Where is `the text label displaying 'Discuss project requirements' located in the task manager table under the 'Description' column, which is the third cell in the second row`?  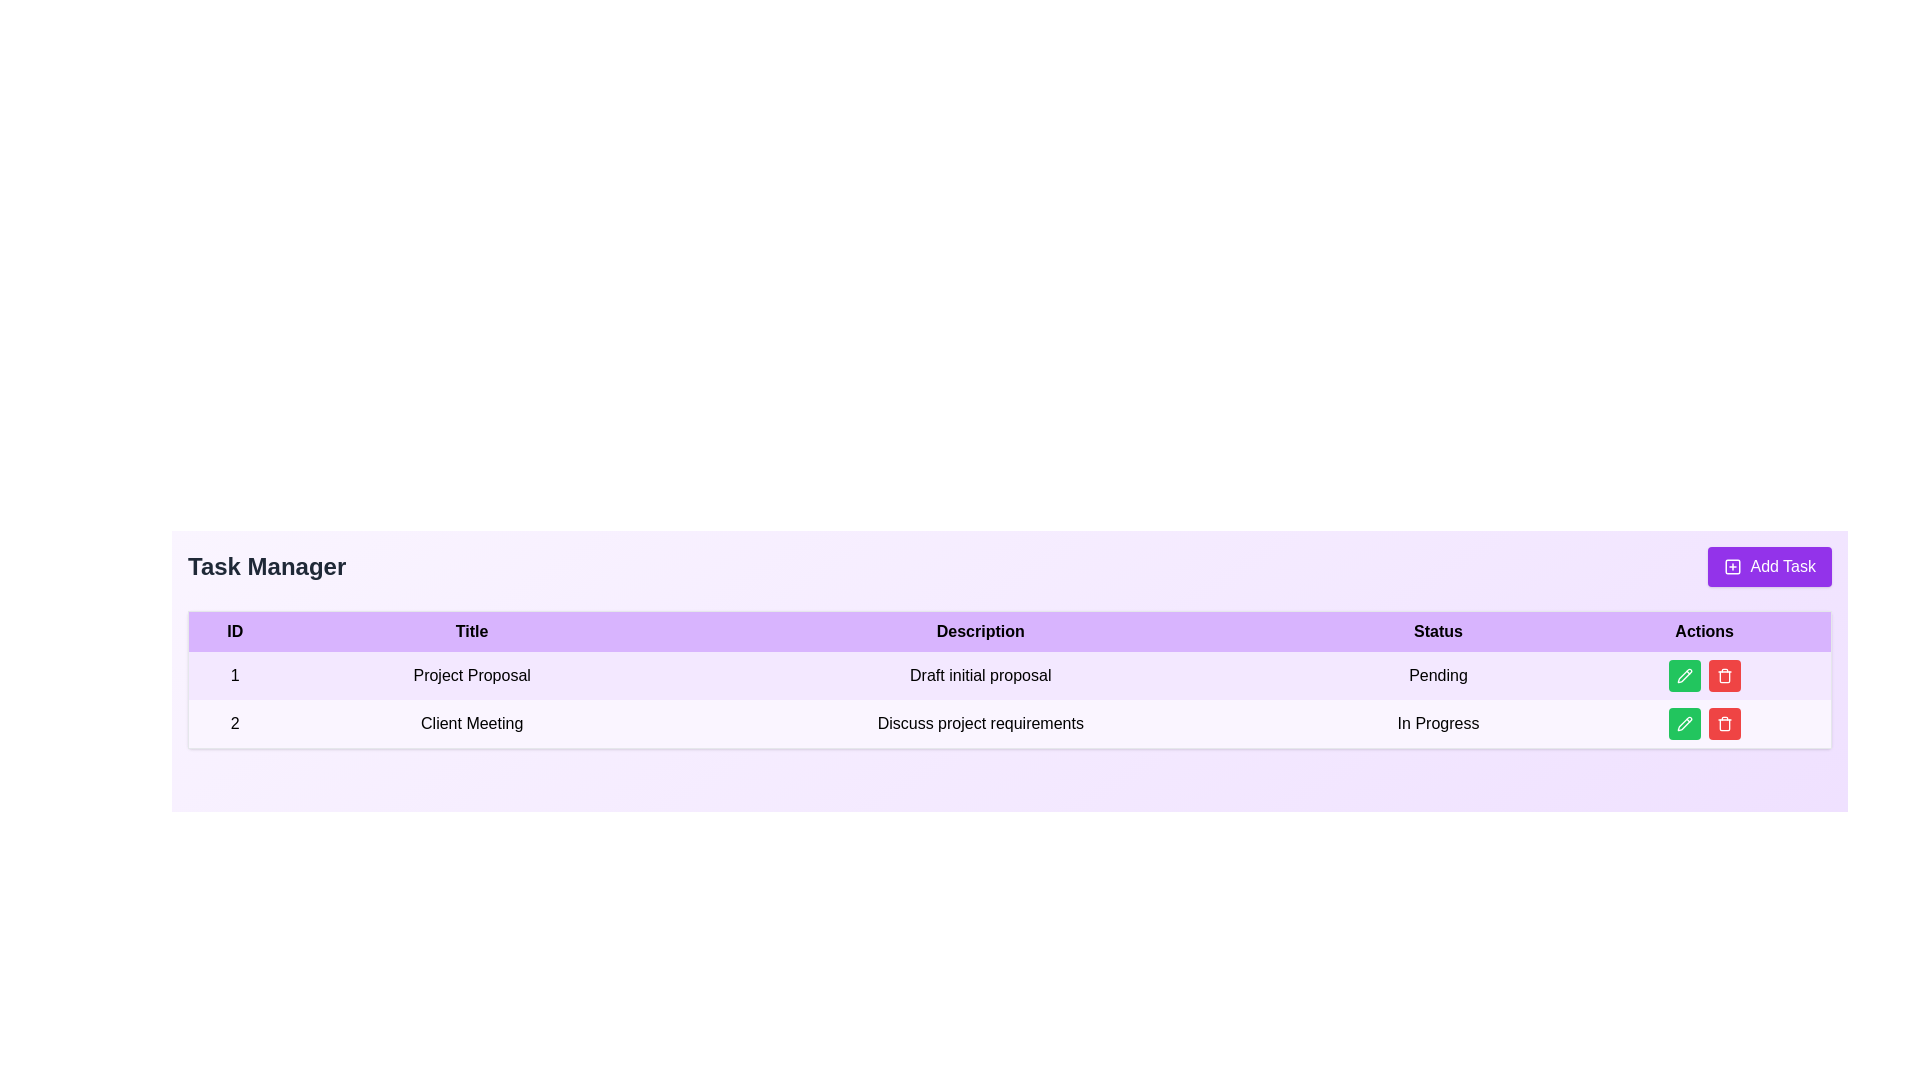
the text label displaying 'Discuss project requirements' located in the task manager table under the 'Description' column, which is the third cell in the second row is located at coordinates (980, 724).